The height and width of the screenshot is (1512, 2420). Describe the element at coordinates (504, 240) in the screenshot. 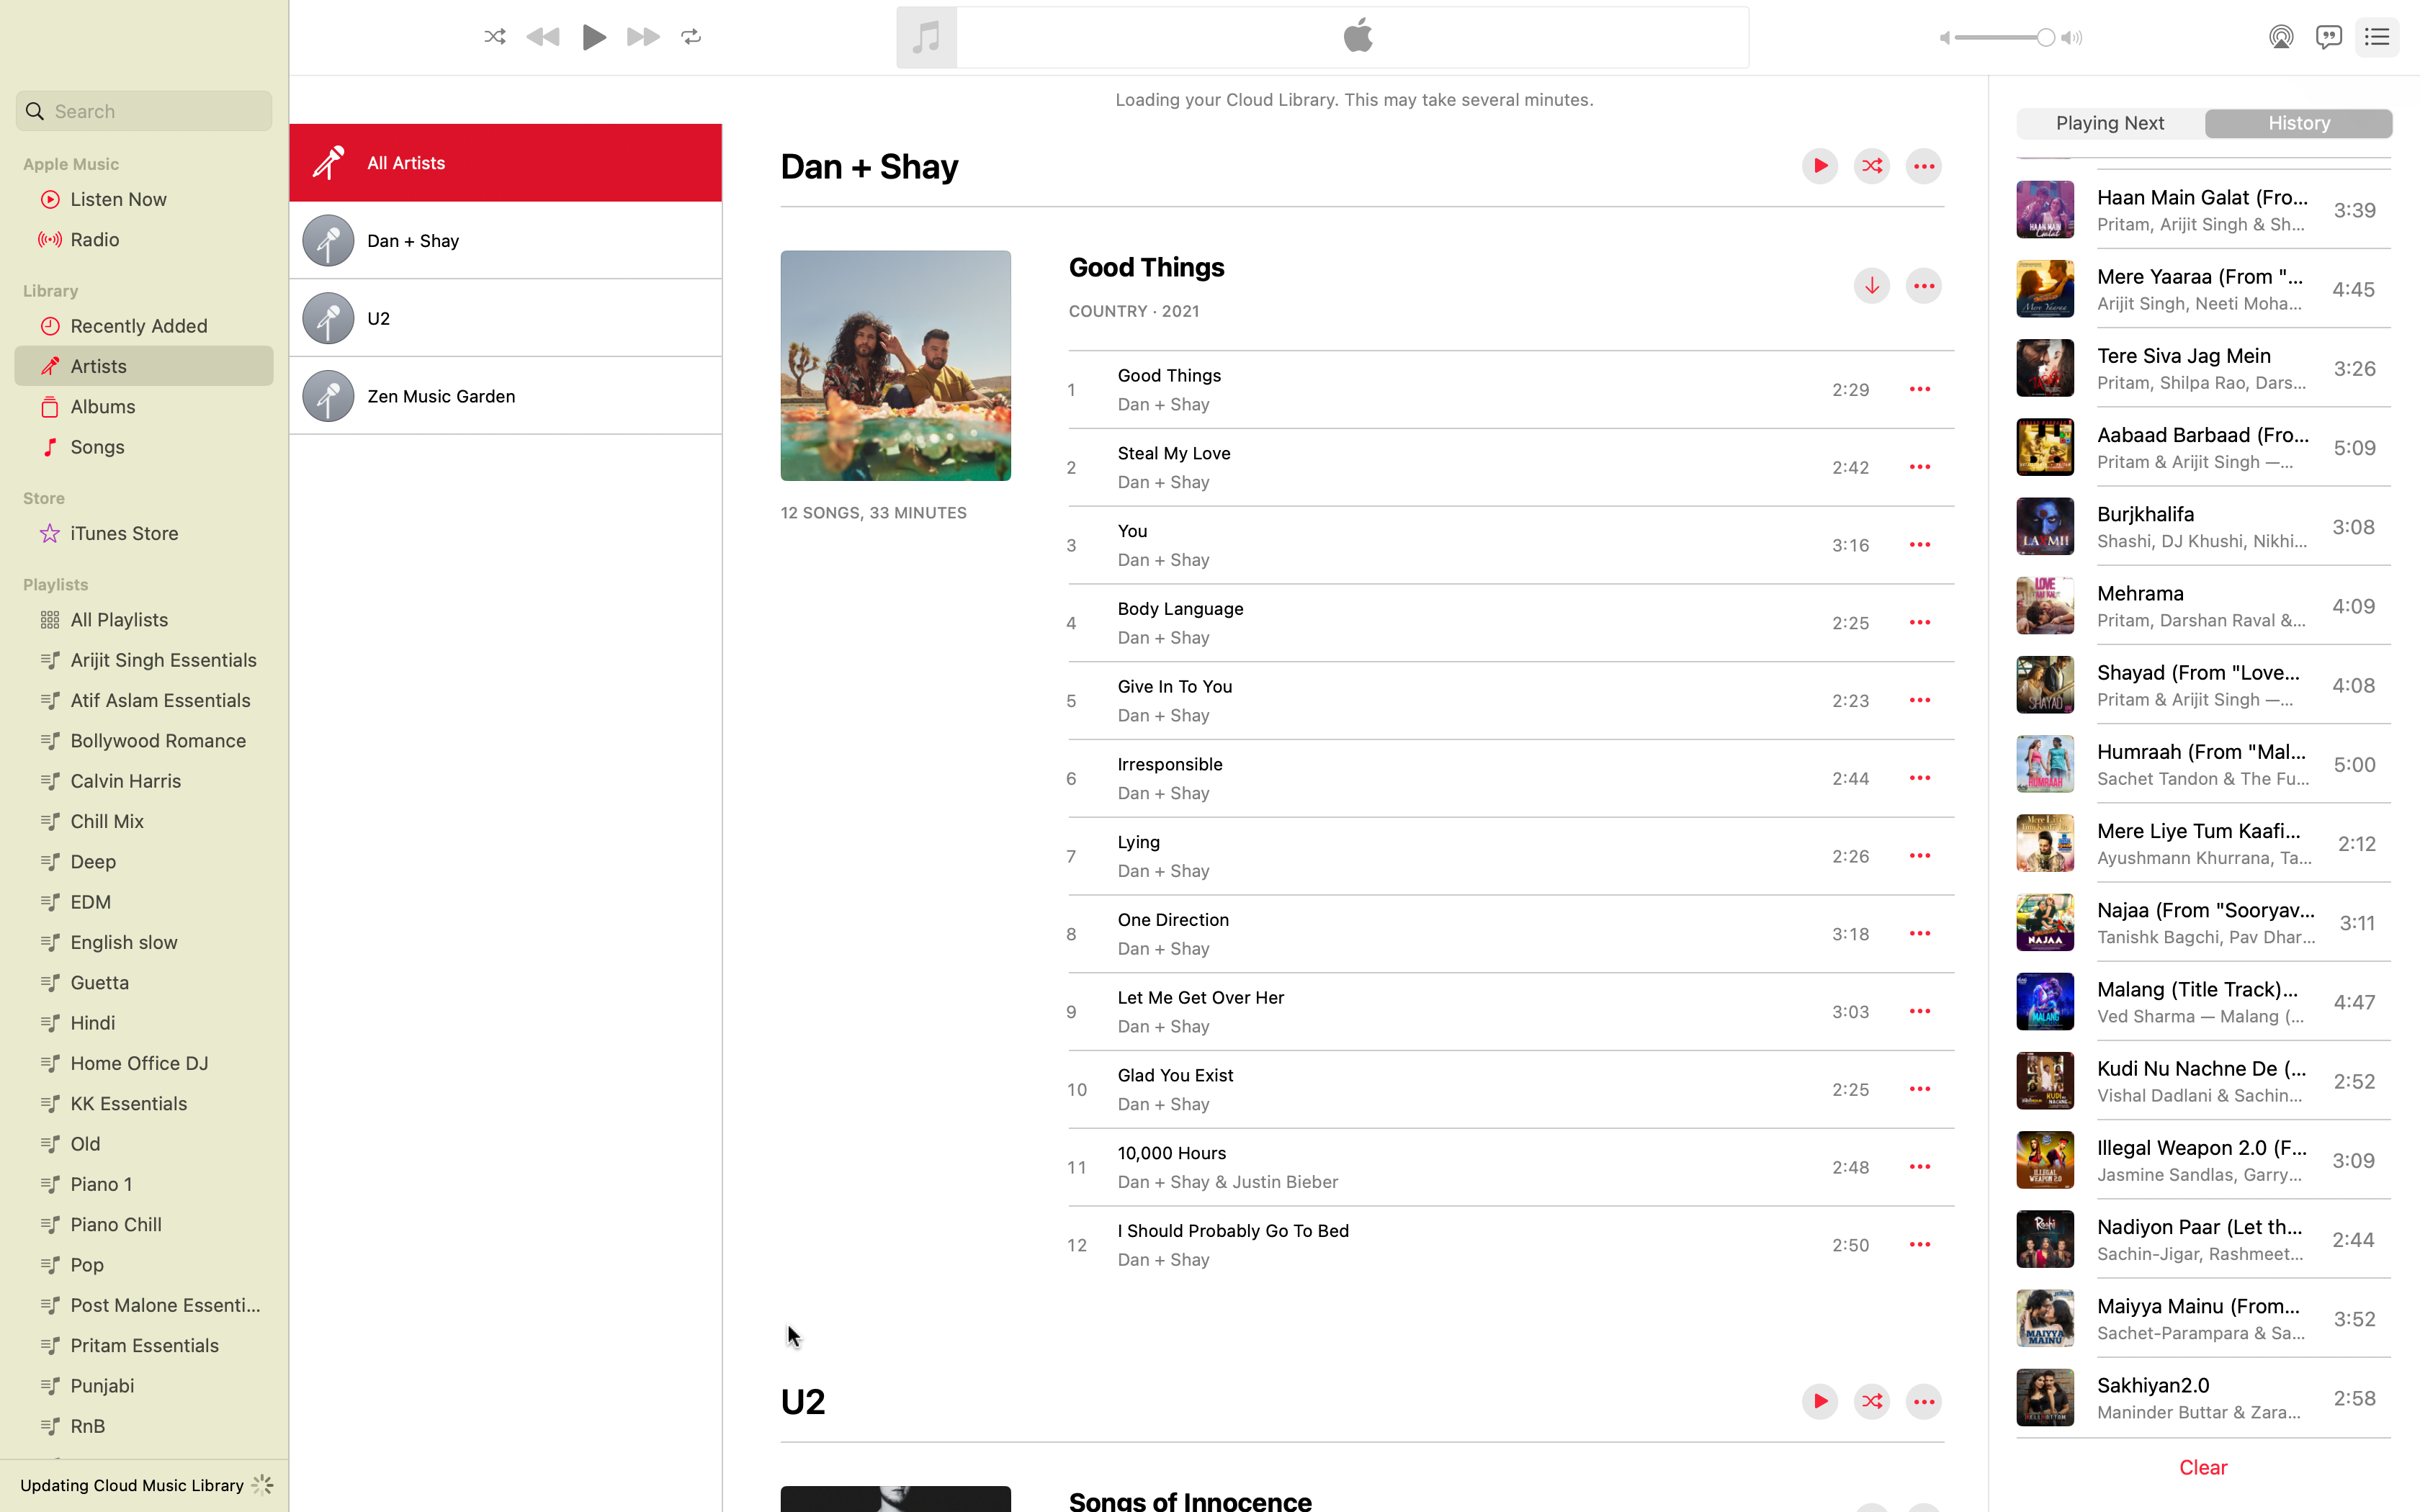

I see `the list view feature for the playlist "Dan Shay"` at that location.